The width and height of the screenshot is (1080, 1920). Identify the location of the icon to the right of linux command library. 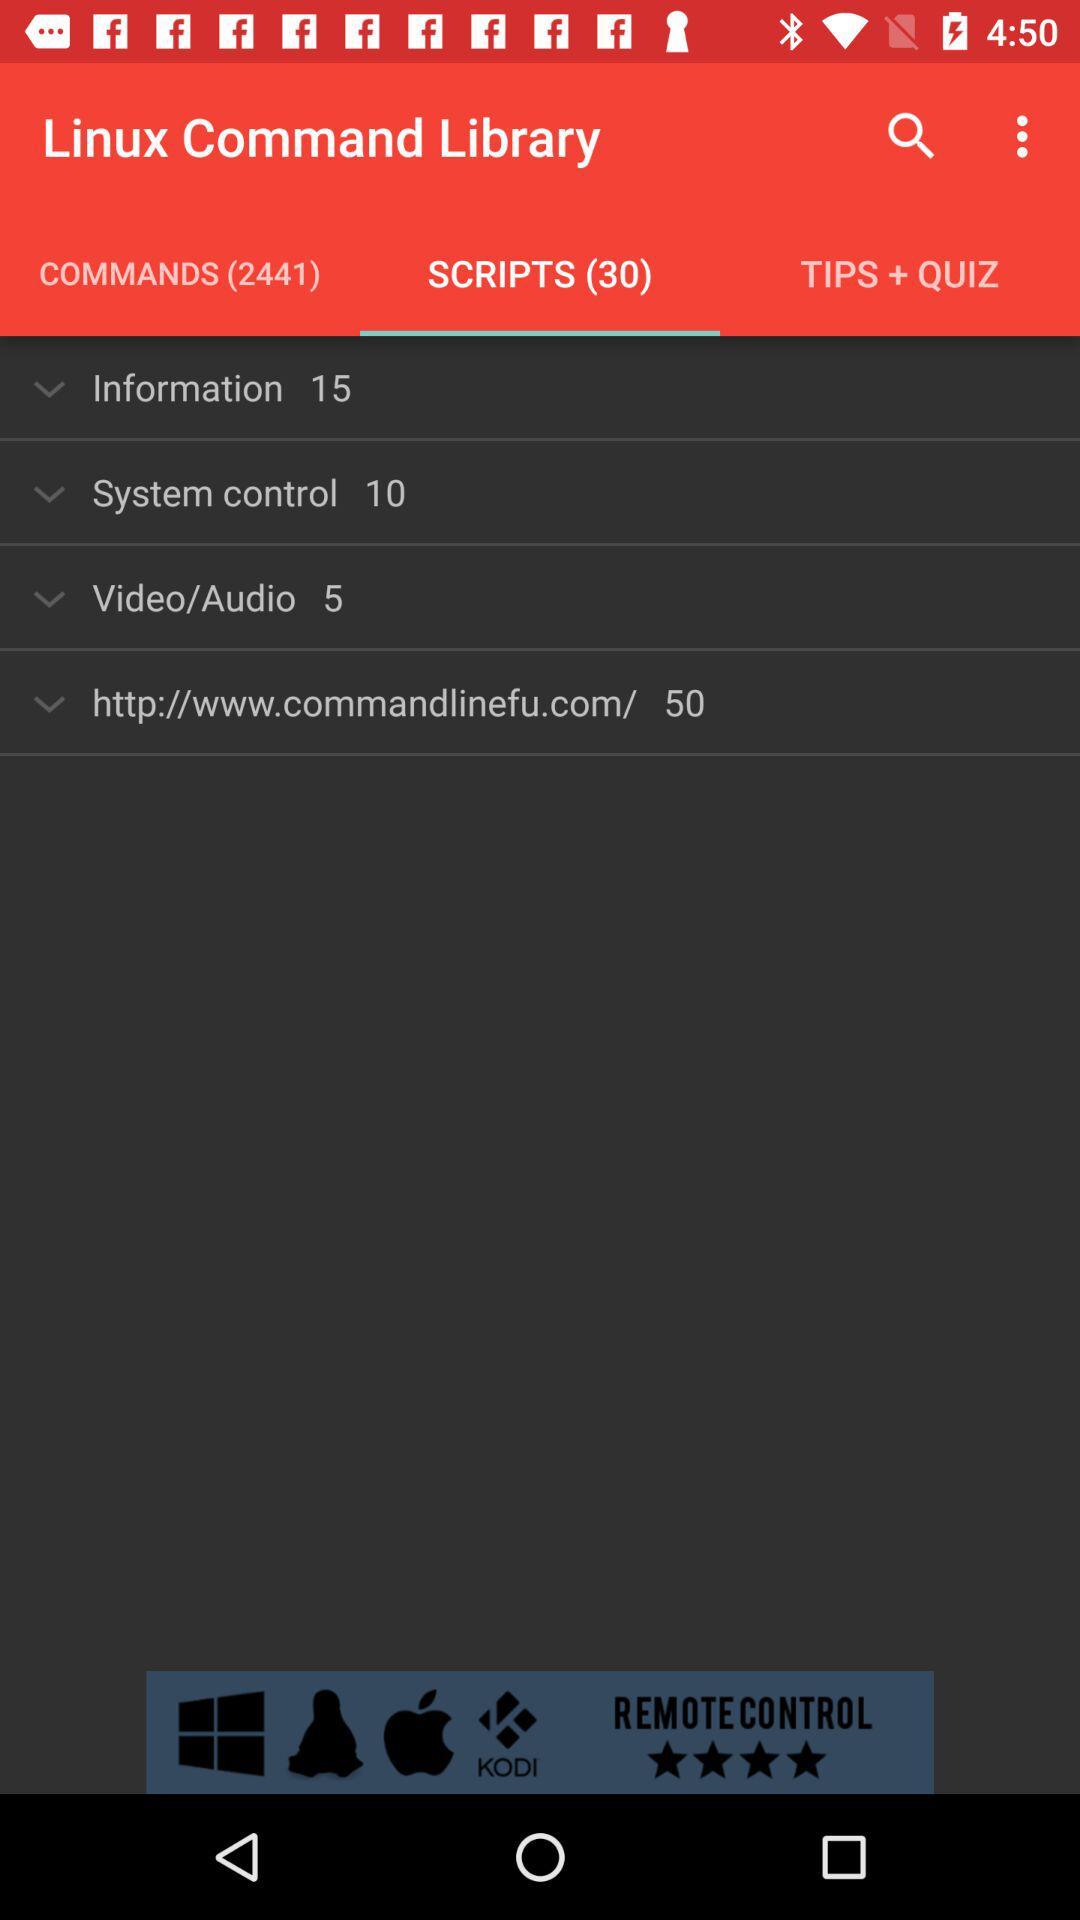
(911, 135).